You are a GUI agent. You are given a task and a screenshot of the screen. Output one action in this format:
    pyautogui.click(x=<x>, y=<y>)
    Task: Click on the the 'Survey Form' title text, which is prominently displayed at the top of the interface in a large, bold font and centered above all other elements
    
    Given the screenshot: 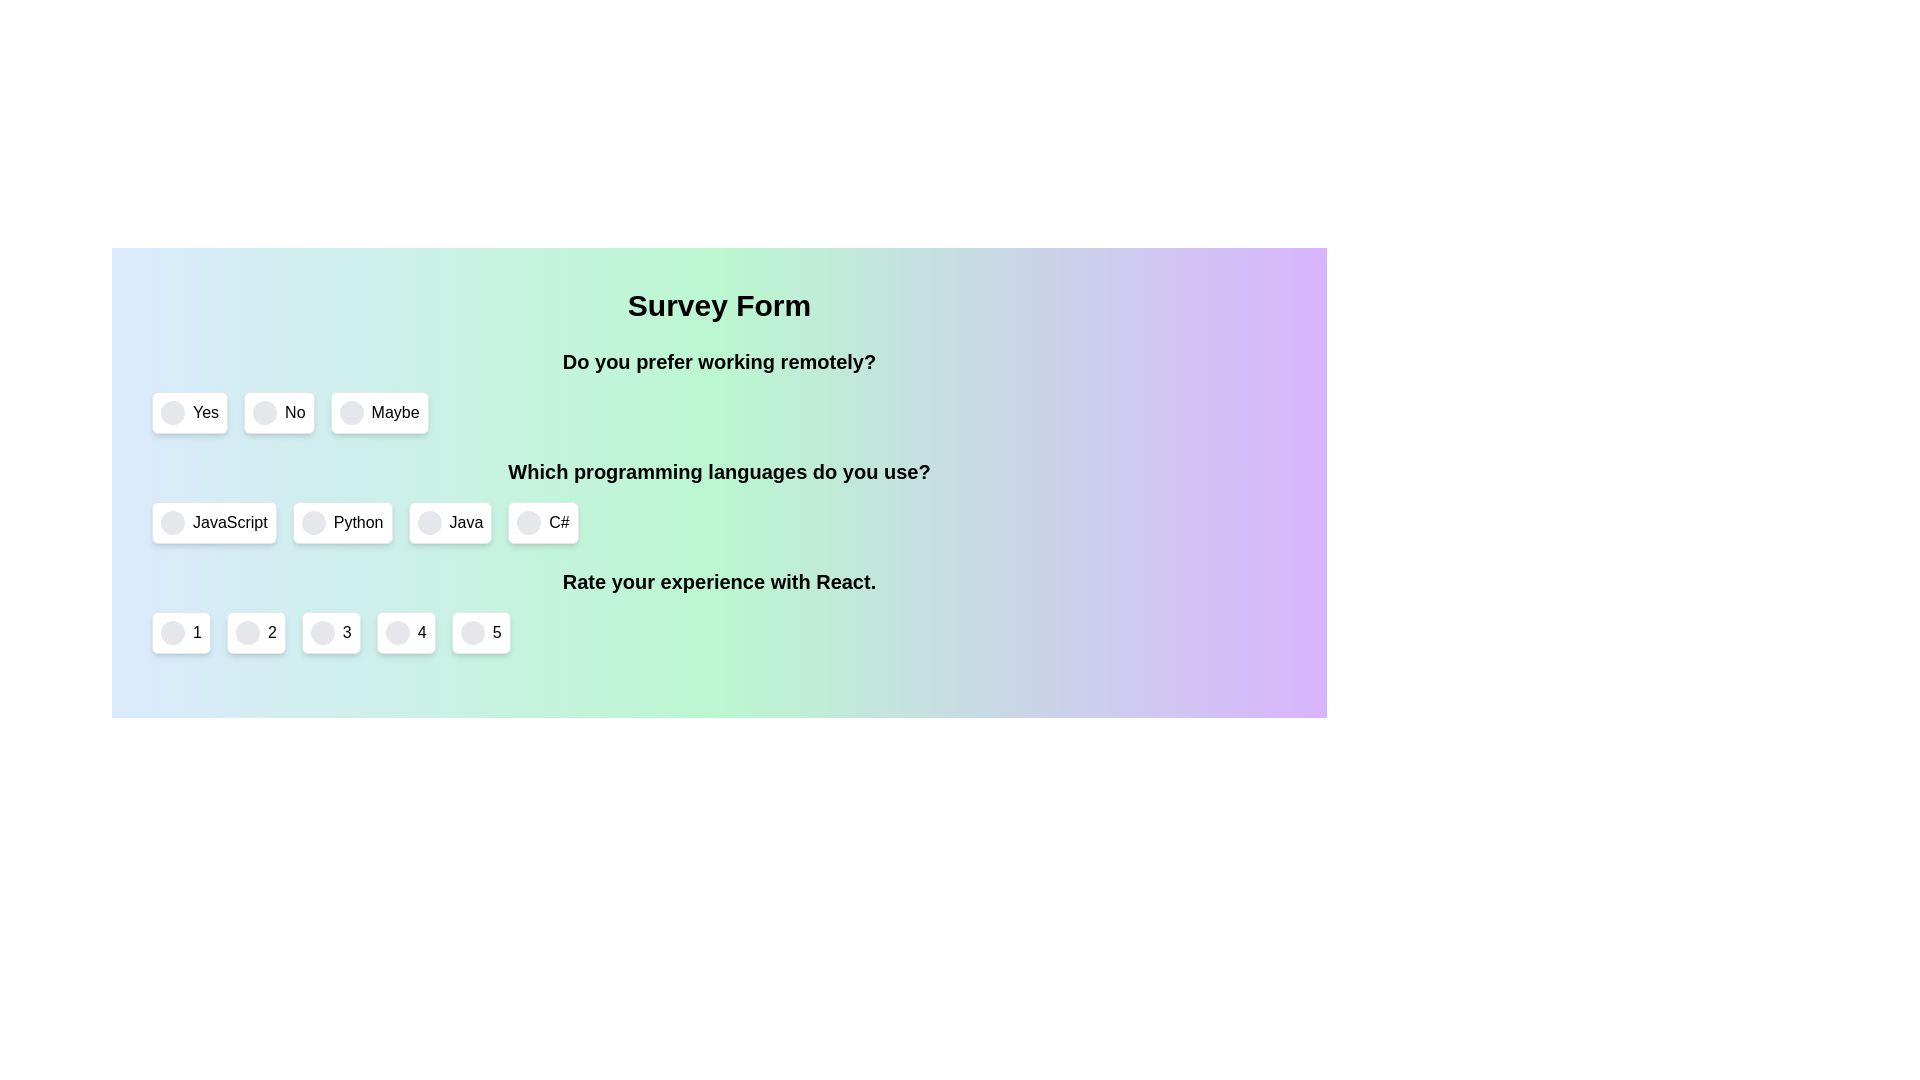 What is the action you would take?
    pyautogui.click(x=719, y=305)
    